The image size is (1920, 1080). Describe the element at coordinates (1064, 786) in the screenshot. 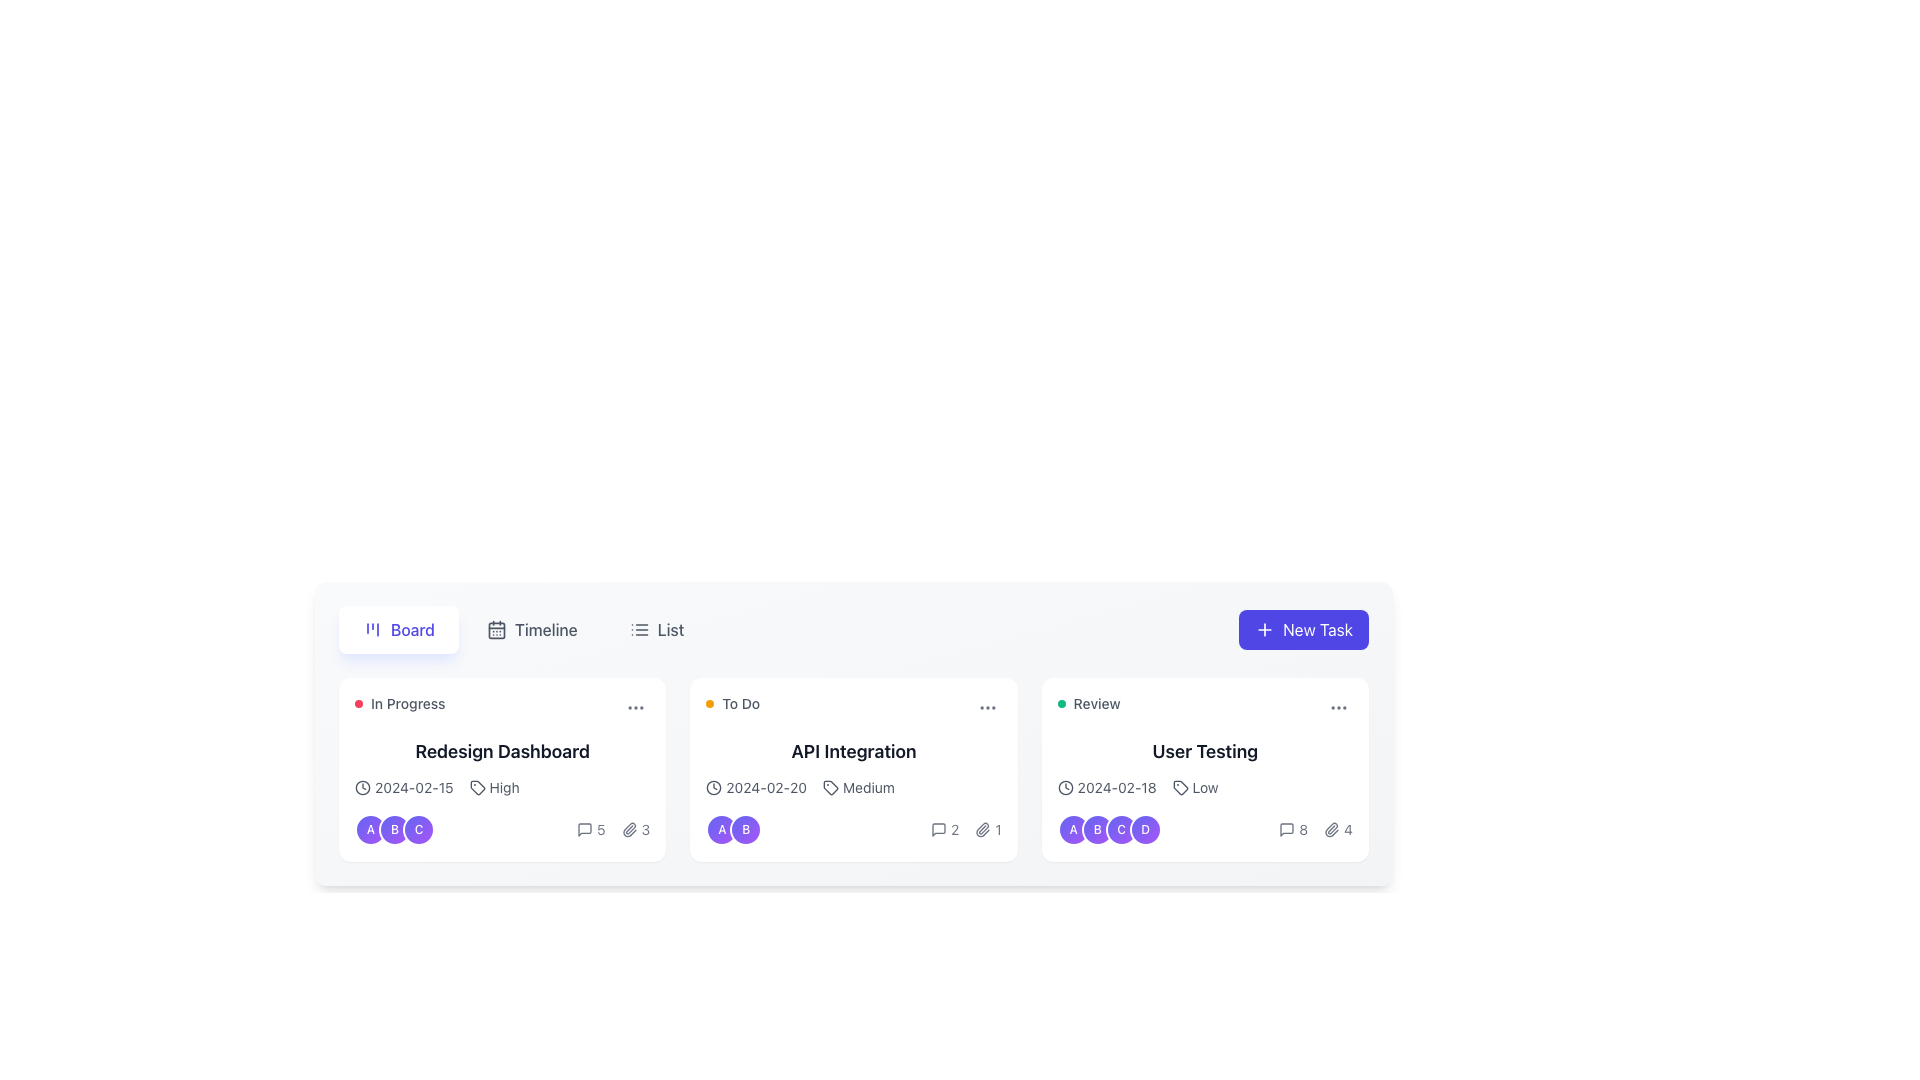

I see `the central SVG circle within the clock icon that represents time-related functionality, located adjacent to the 'User Testing' text in the 'Review' block on the task board` at that location.